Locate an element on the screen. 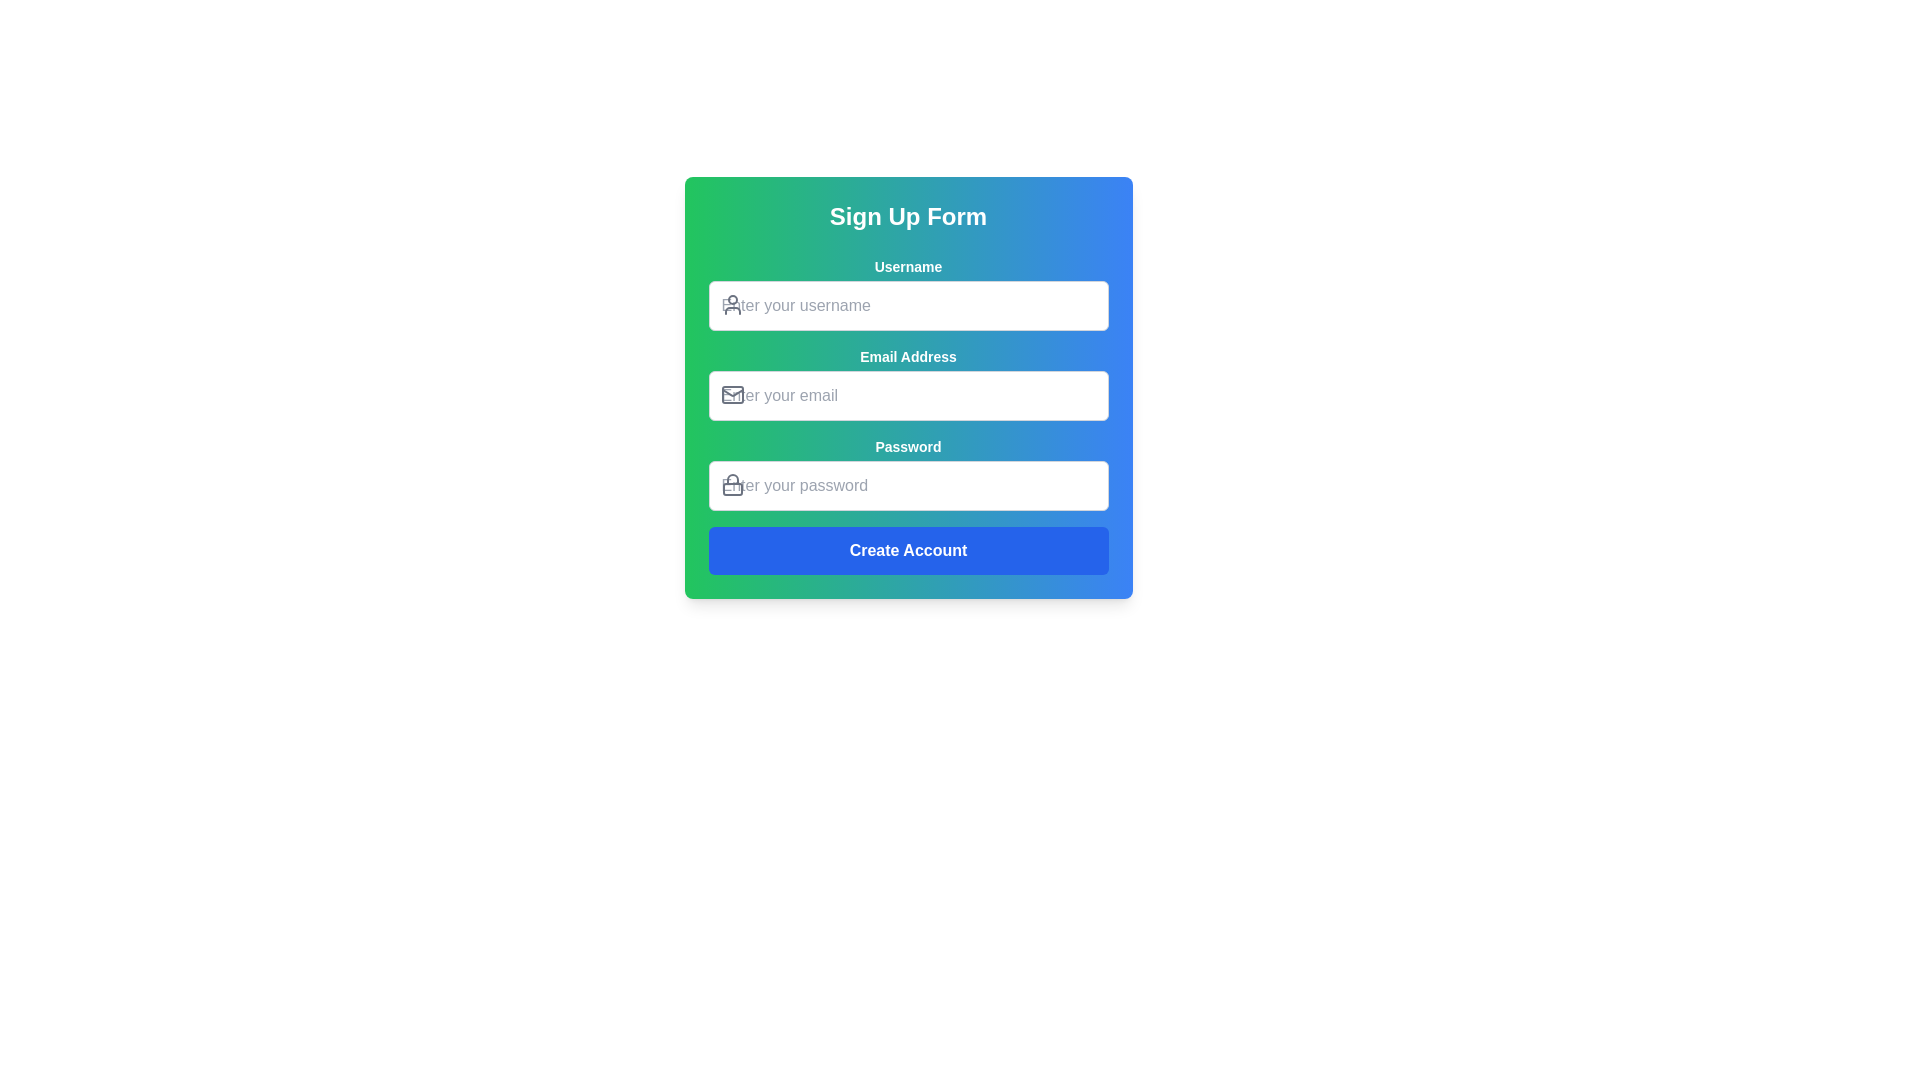 This screenshot has height=1080, width=1920. the lock icon representing password security, which is positioned to the left of the 'Password' input field in the sign-up form is located at coordinates (731, 479).